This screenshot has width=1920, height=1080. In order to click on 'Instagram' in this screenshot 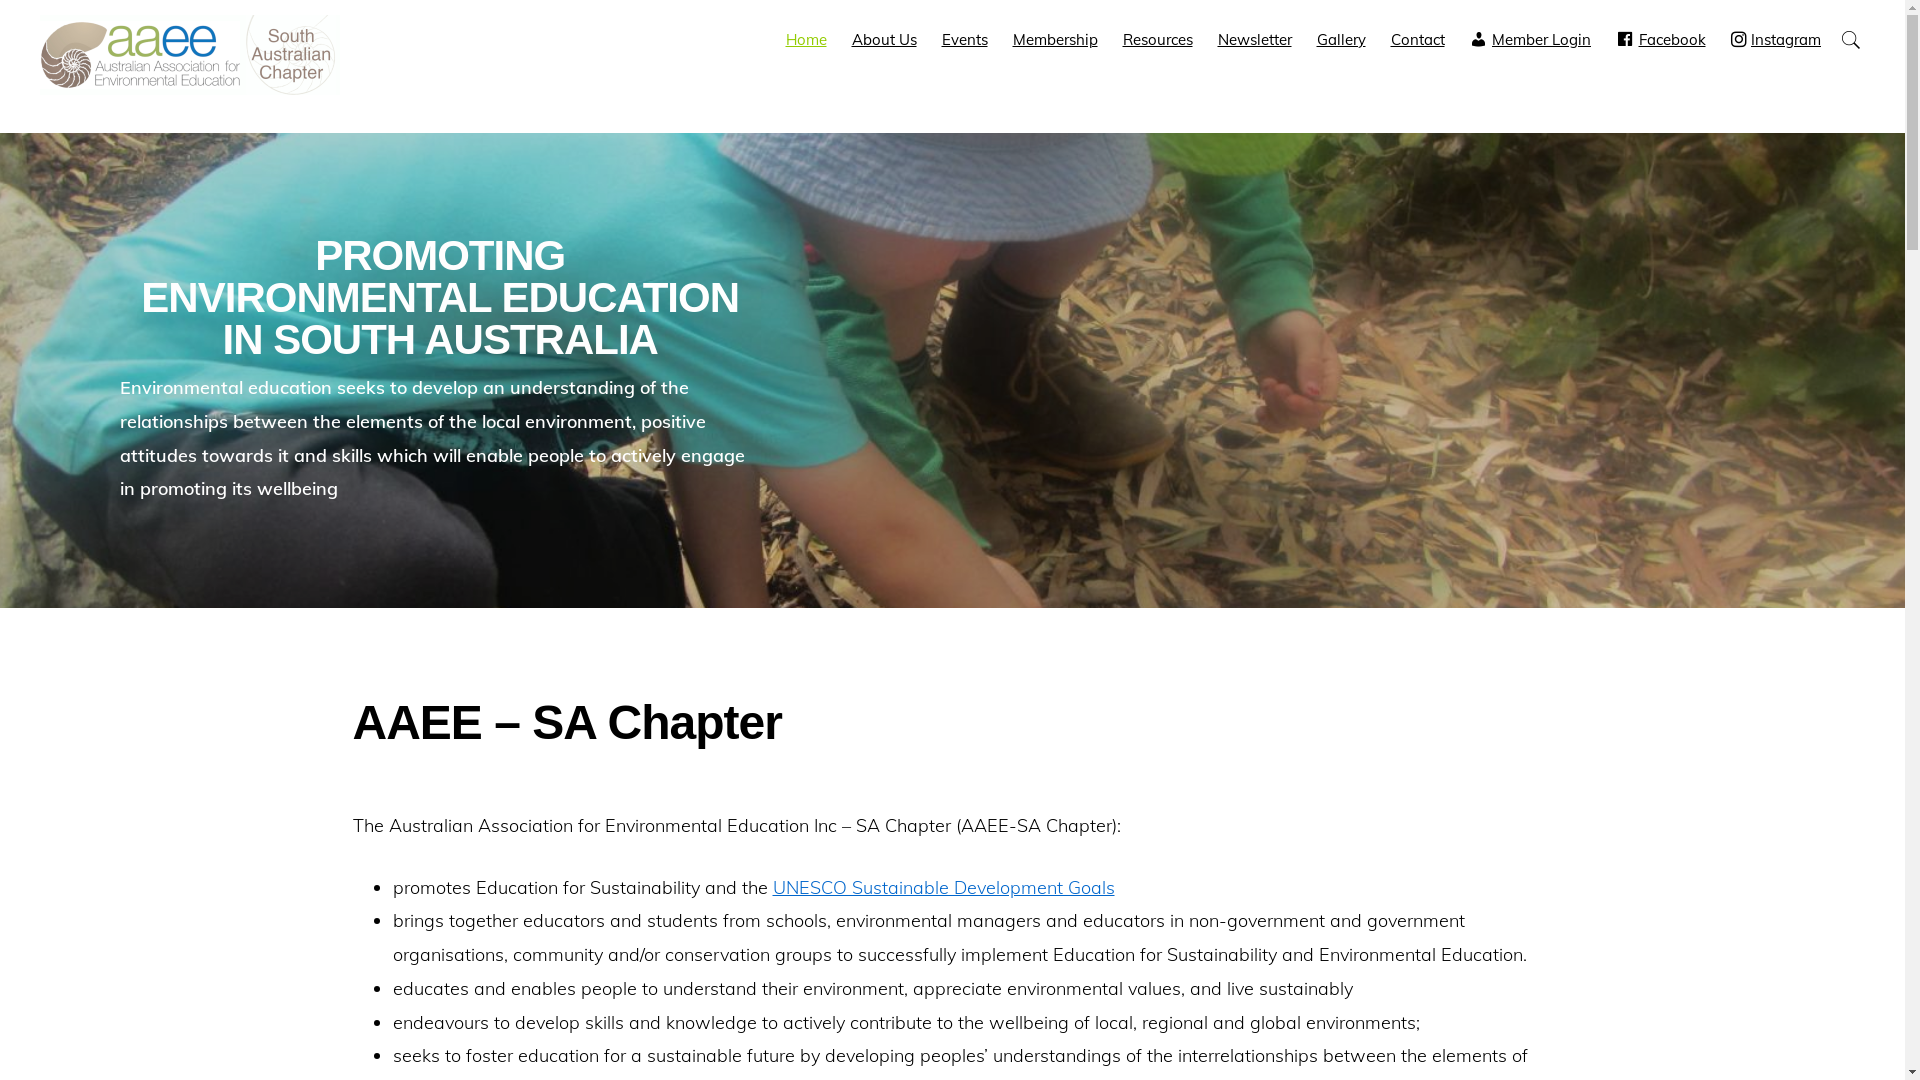, I will do `click(1775, 39)`.